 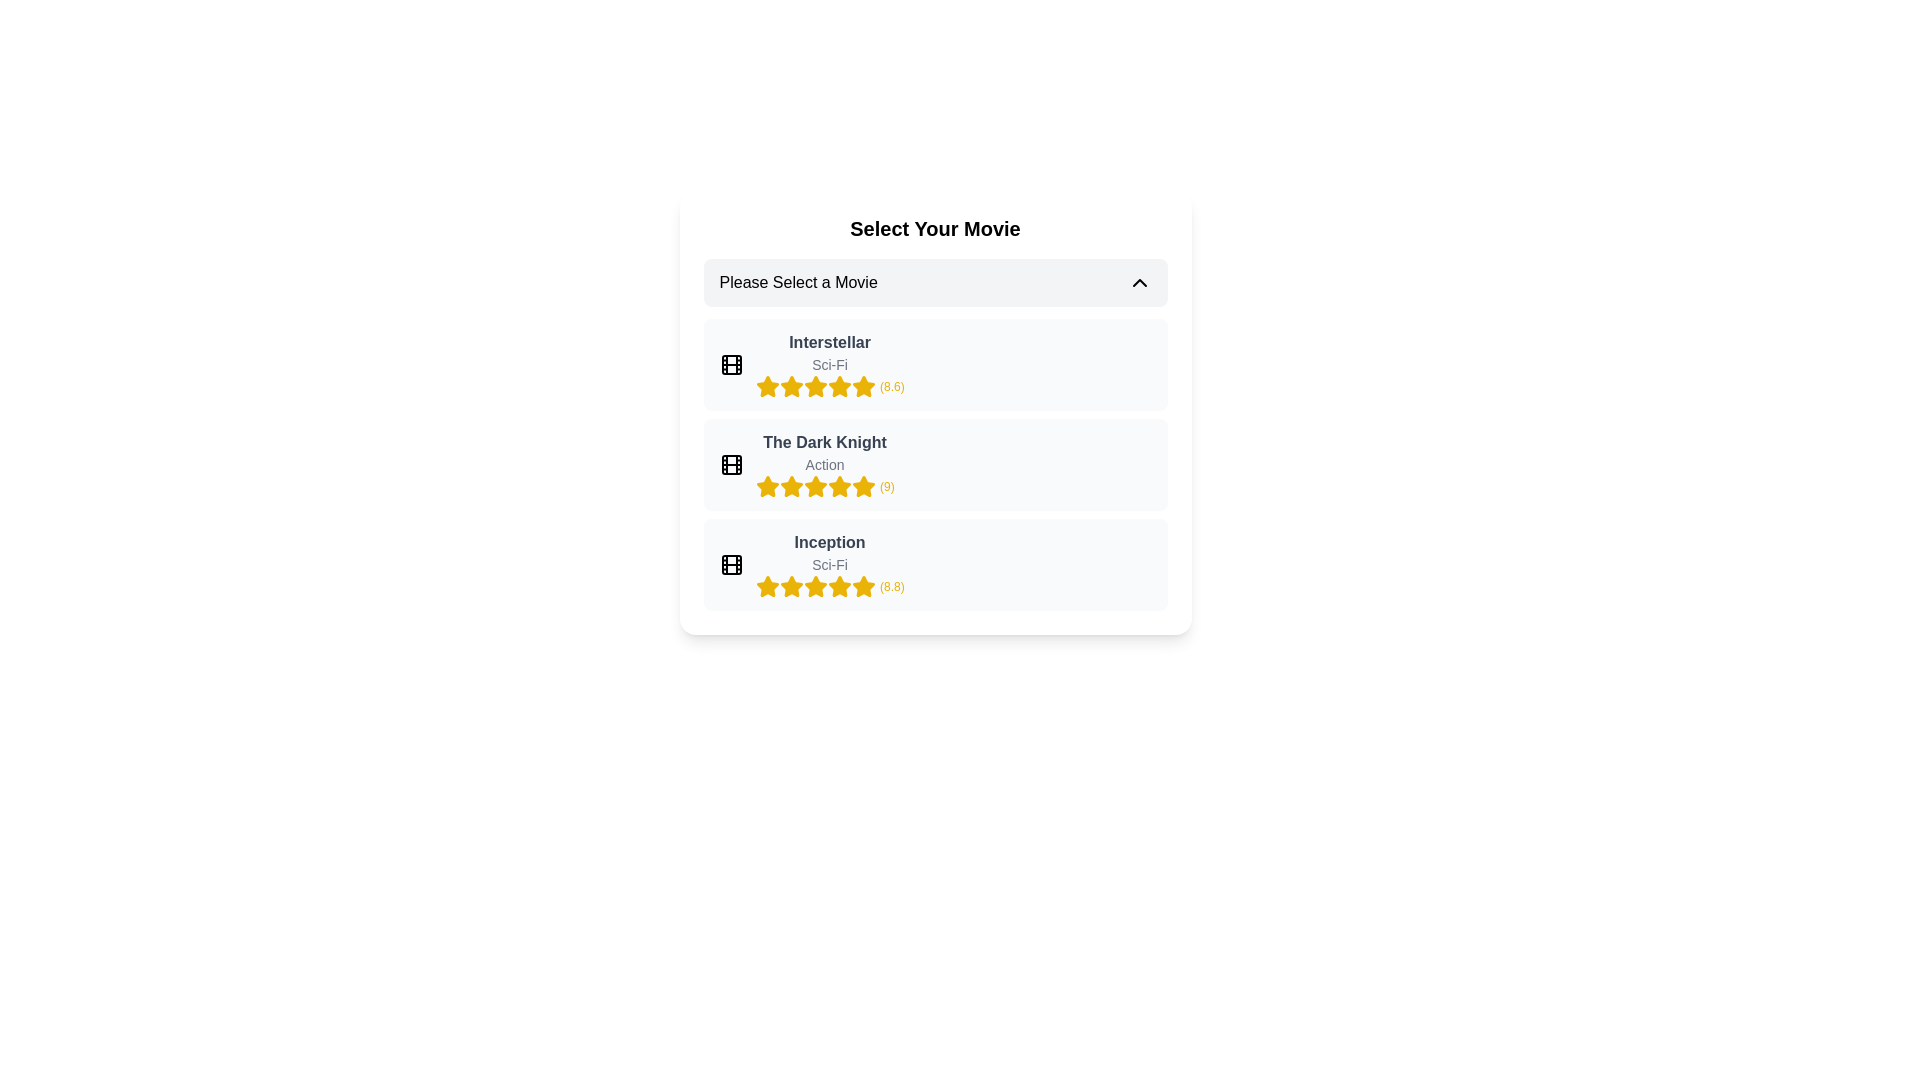 I want to click on the fourth star-shaped icon in the rating system for the movie 'The Dark Knight', which visually represents a rating of four out of five stars, so click(x=839, y=486).